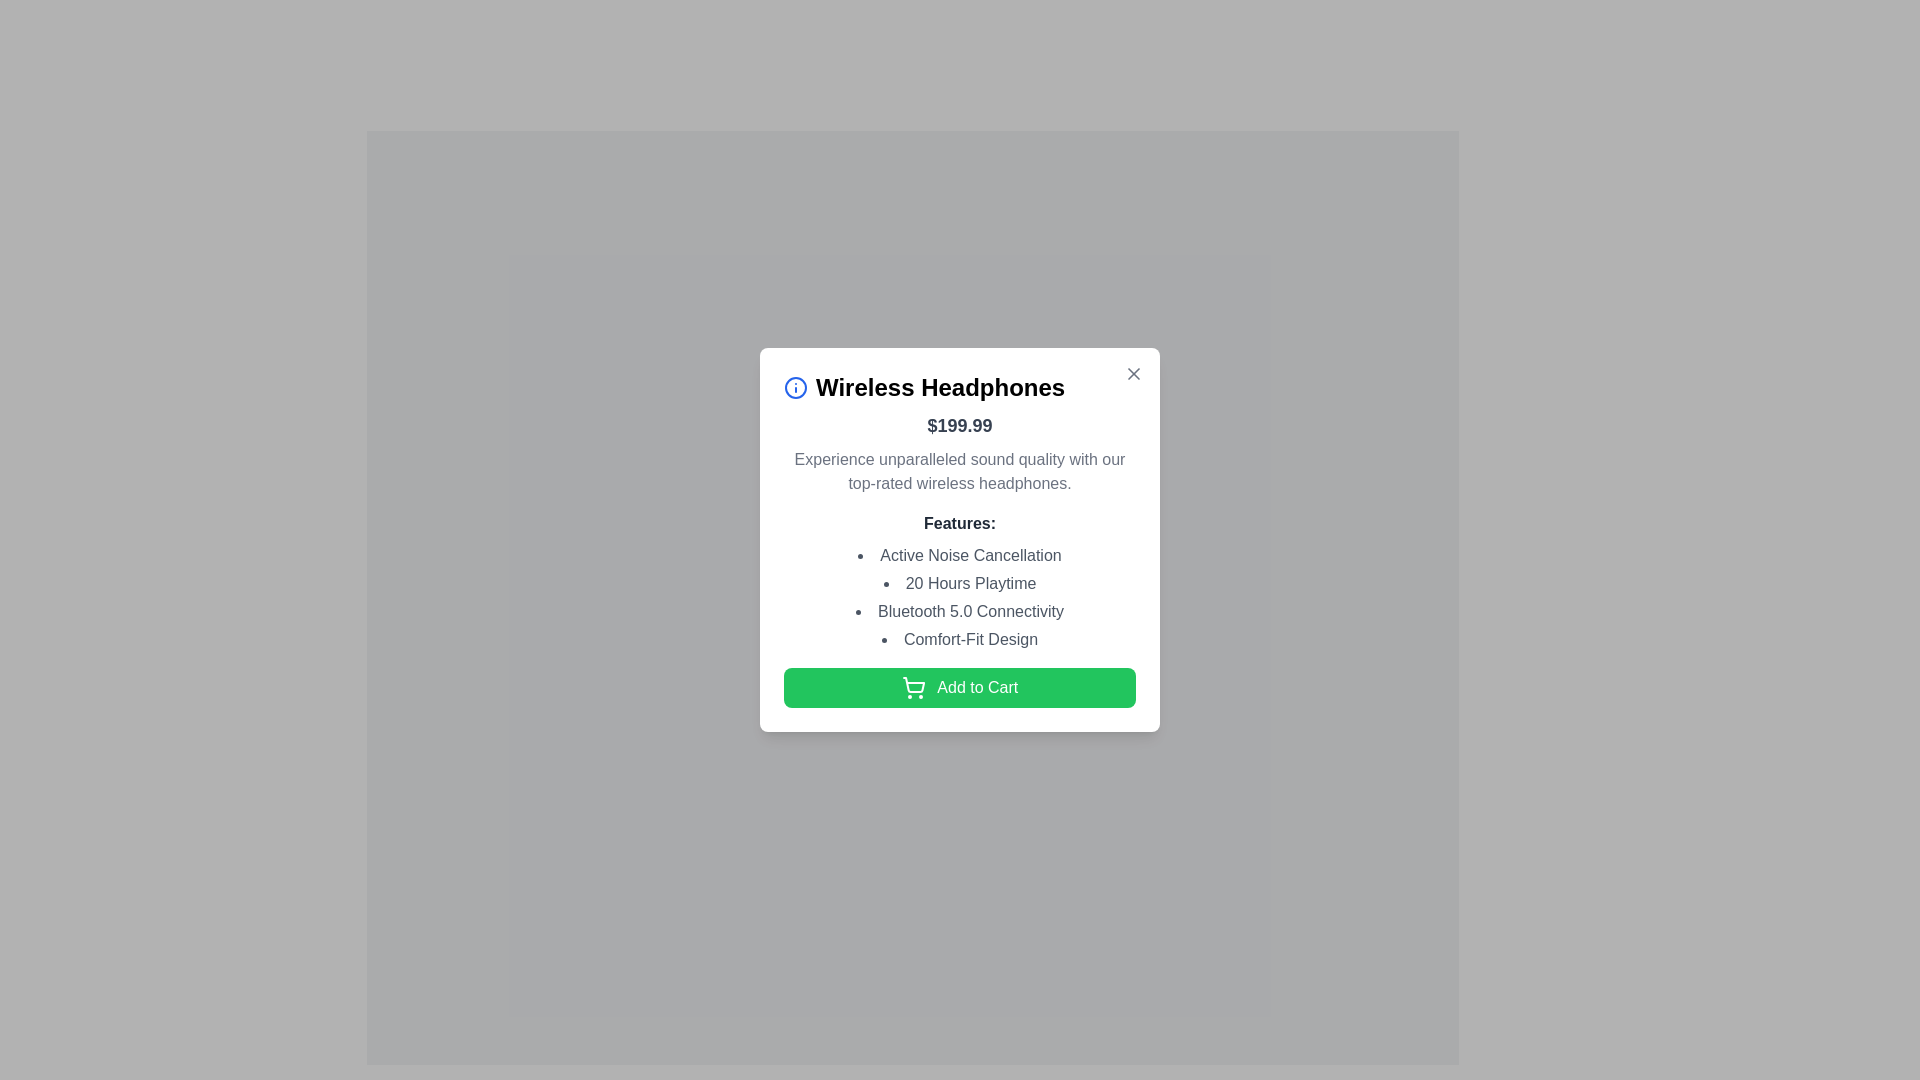  Describe the element at coordinates (912, 687) in the screenshot. I see `the shopping cart icon inside the 'Add to Cart' button located at the bottom of the popup modal` at that location.